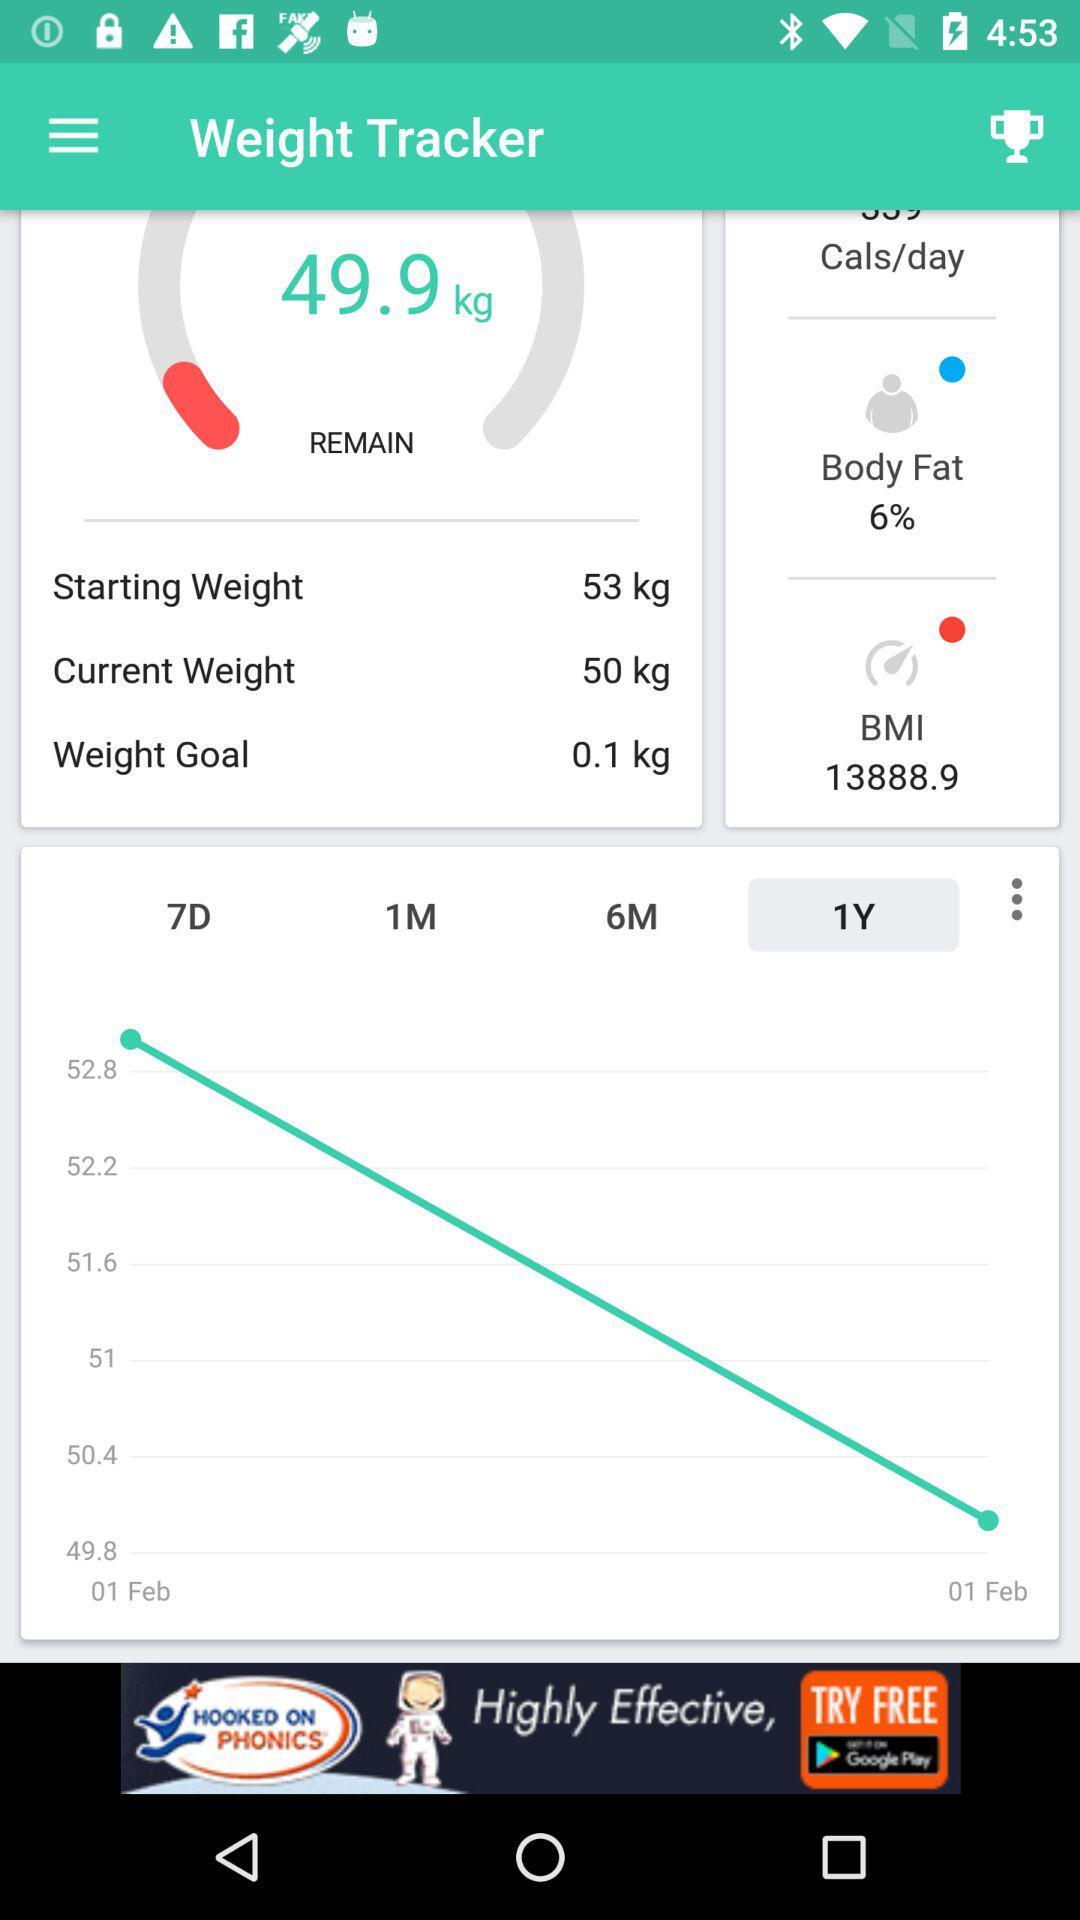 Image resolution: width=1080 pixels, height=1920 pixels. Describe the element at coordinates (540, 1727) in the screenshot. I see `the advertisement` at that location.